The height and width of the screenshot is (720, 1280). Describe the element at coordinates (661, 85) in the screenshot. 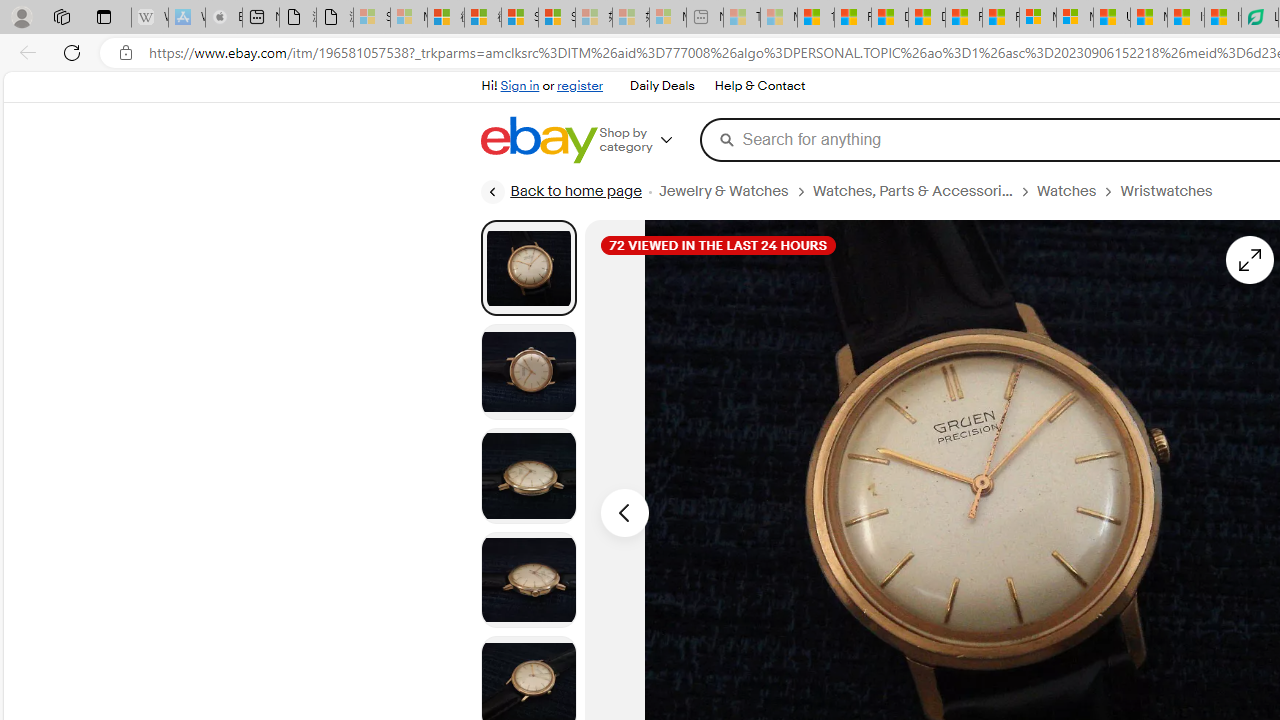

I see `'Daily Deals'` at that location.